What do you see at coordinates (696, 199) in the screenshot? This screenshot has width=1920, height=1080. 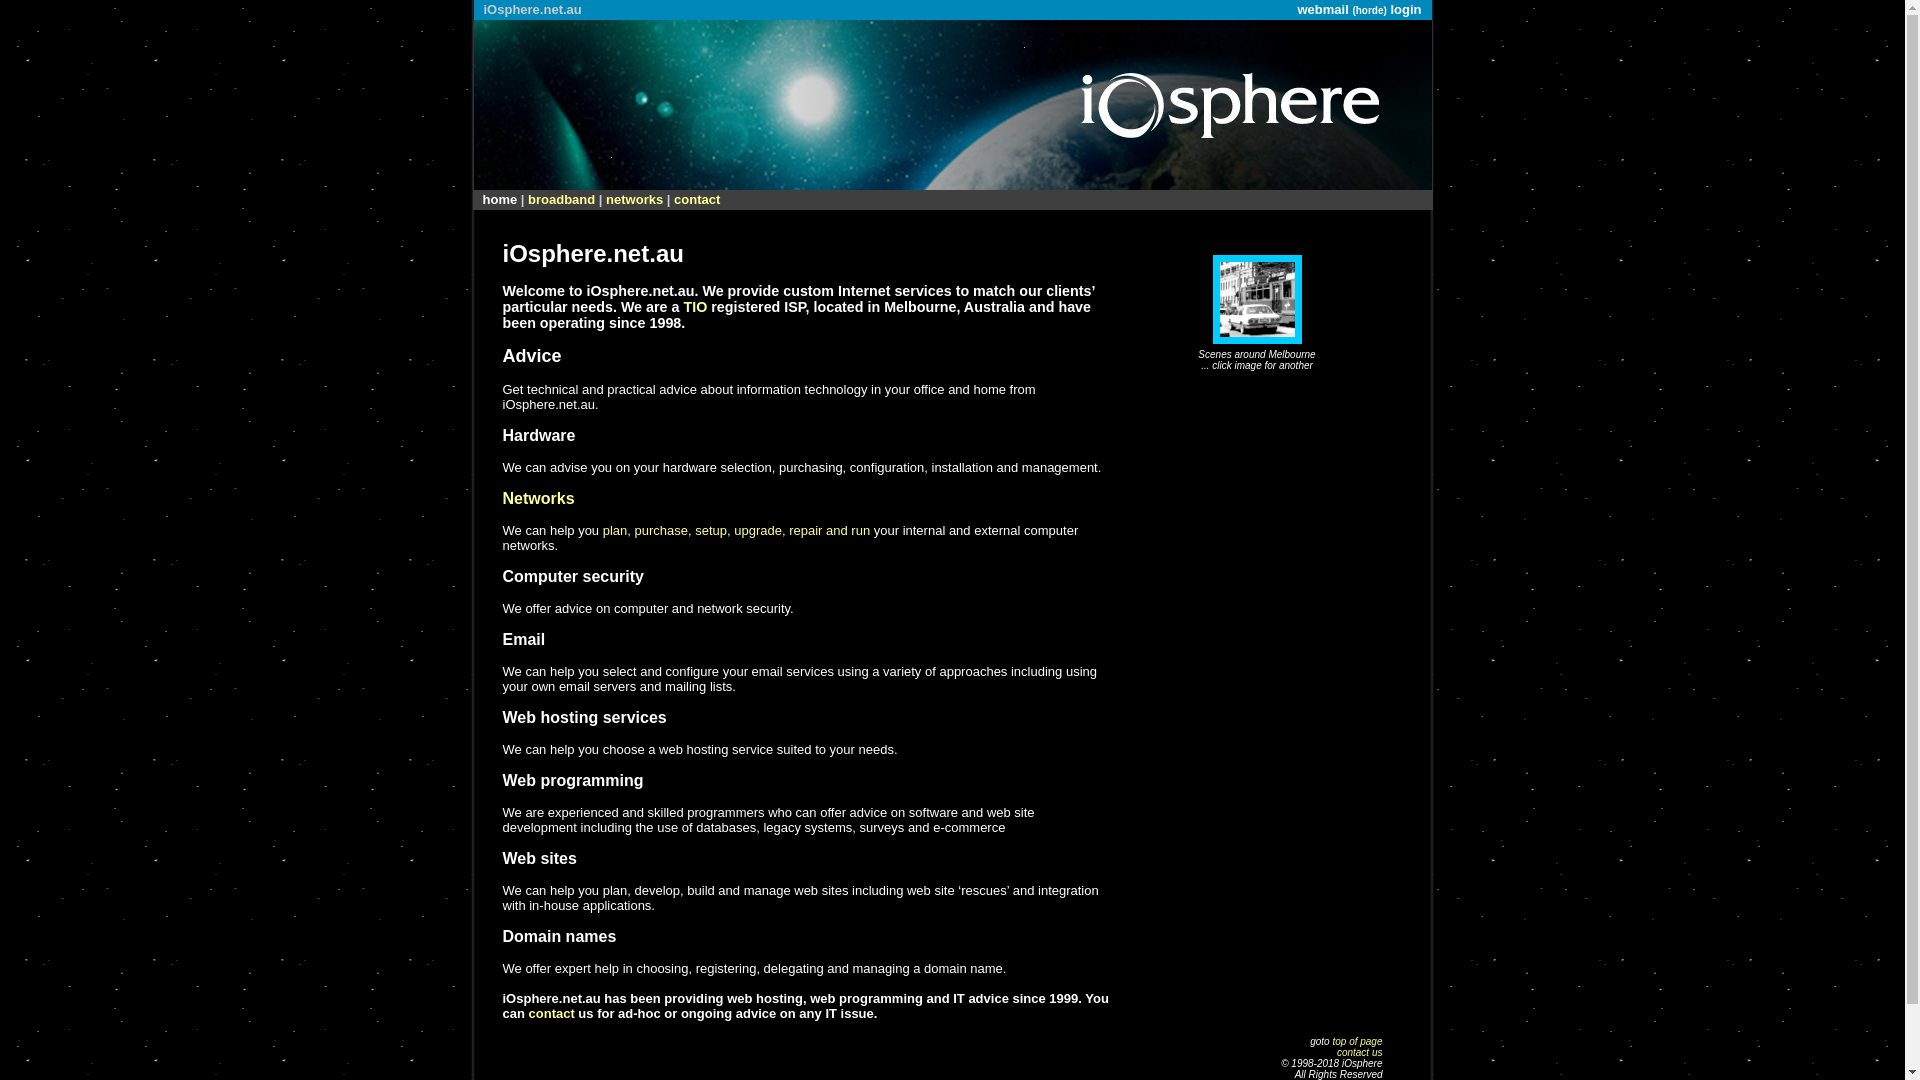 I see `'contact'` at bounding box center [696, 199].